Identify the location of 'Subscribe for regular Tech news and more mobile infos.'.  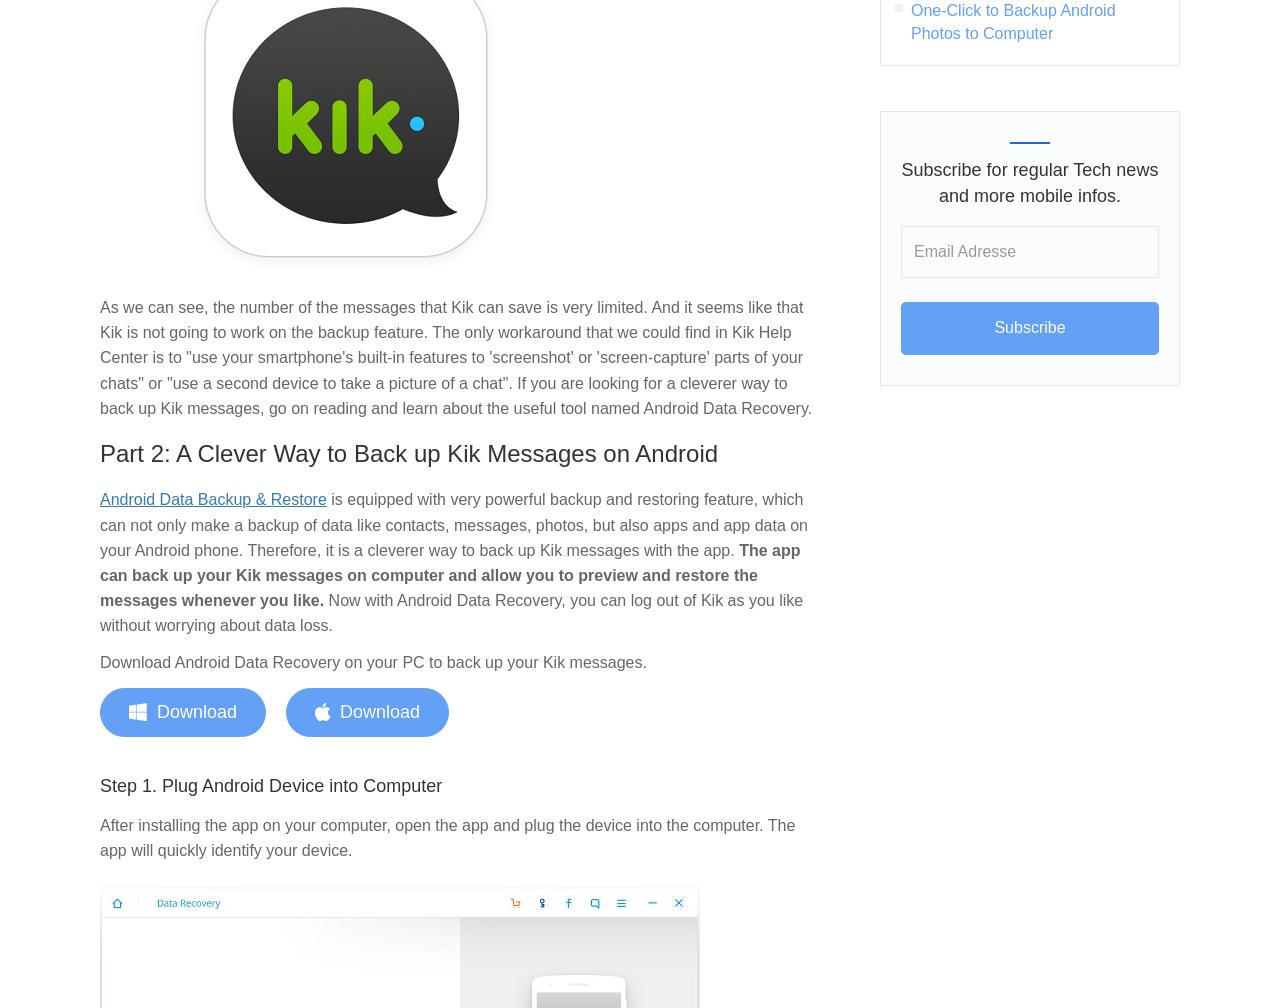
(1029, 182).